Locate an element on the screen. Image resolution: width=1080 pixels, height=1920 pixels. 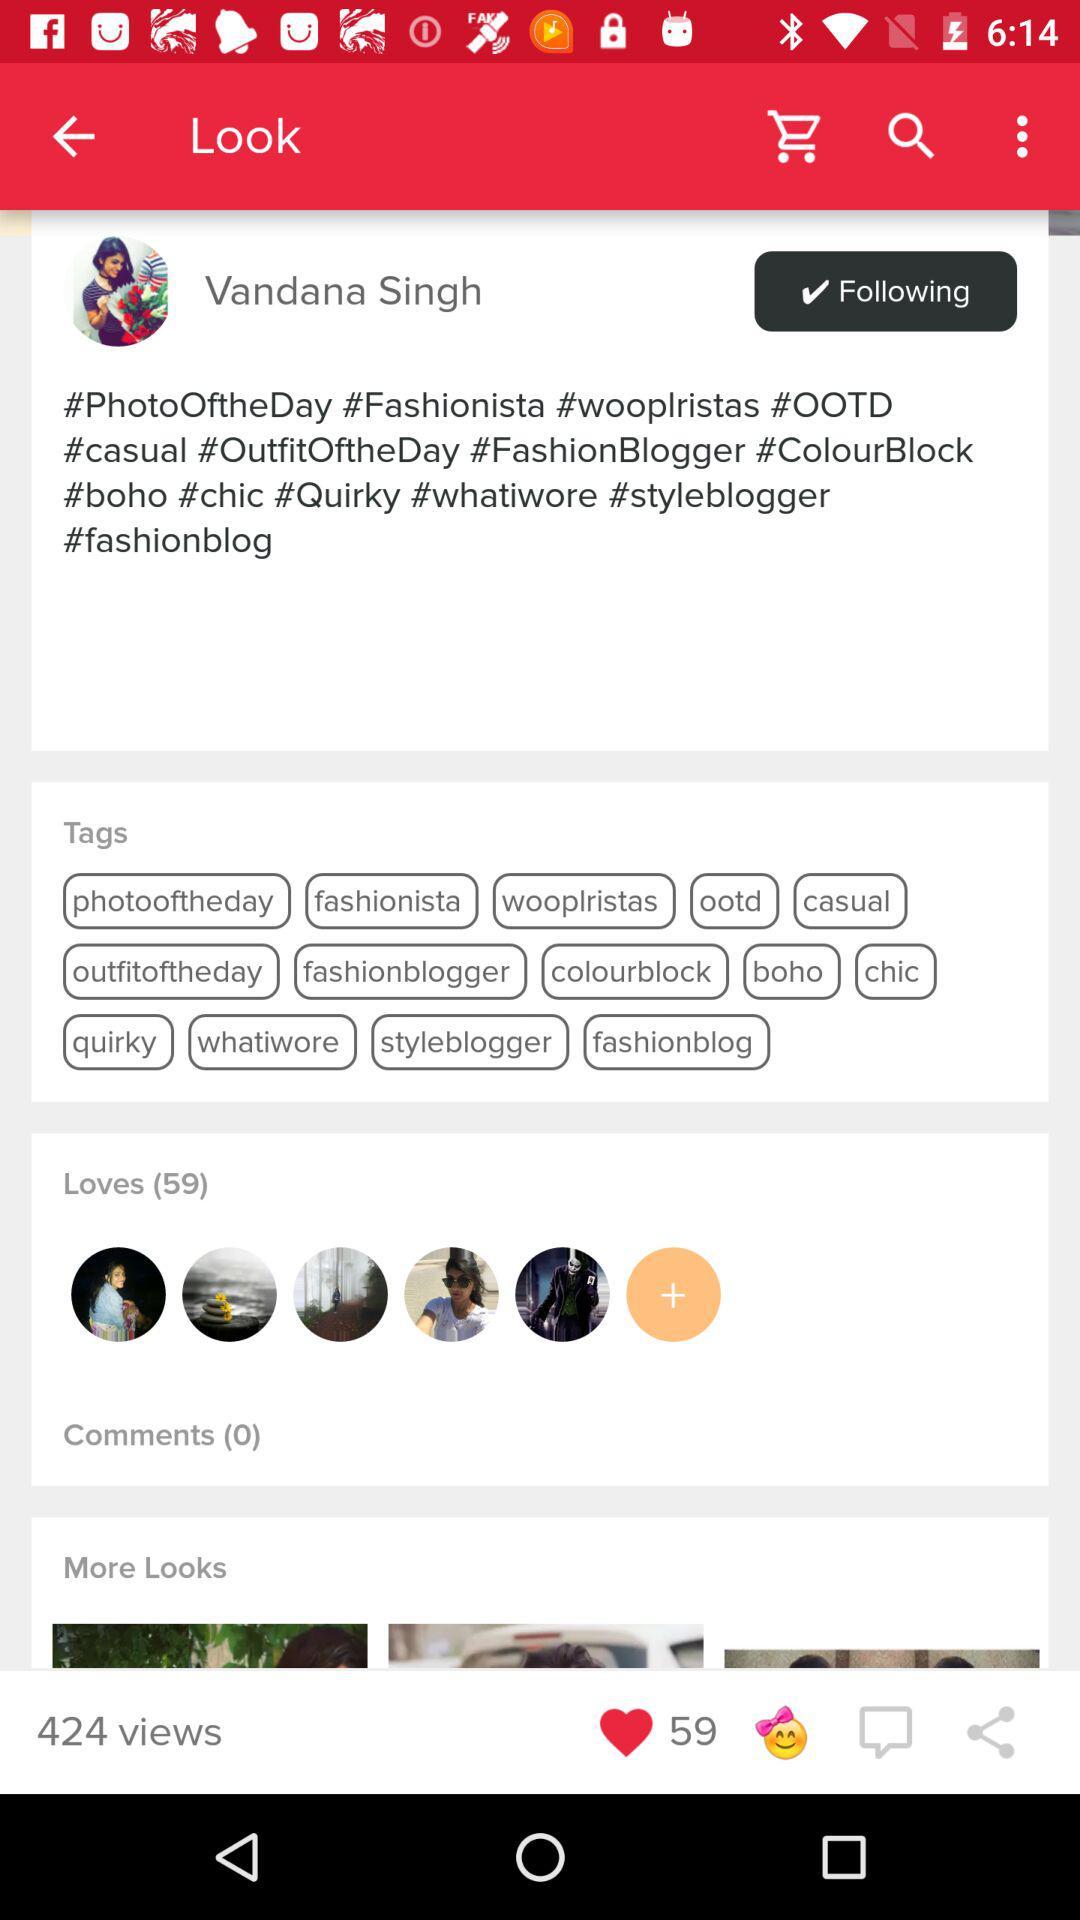
icon next to vandana singh item is located at coordinates (118, 290).